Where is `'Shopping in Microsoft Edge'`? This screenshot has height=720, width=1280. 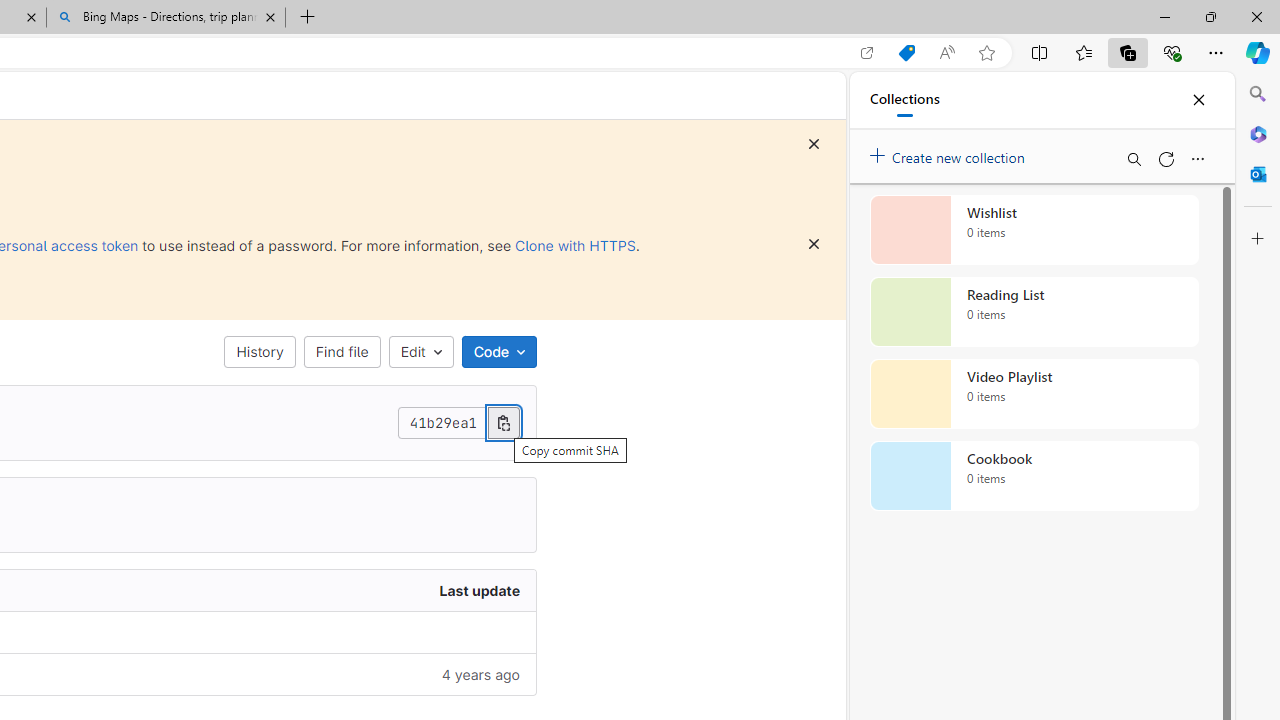
'Shopping in Microsoft Edge' is located at coordinates (905, 52).